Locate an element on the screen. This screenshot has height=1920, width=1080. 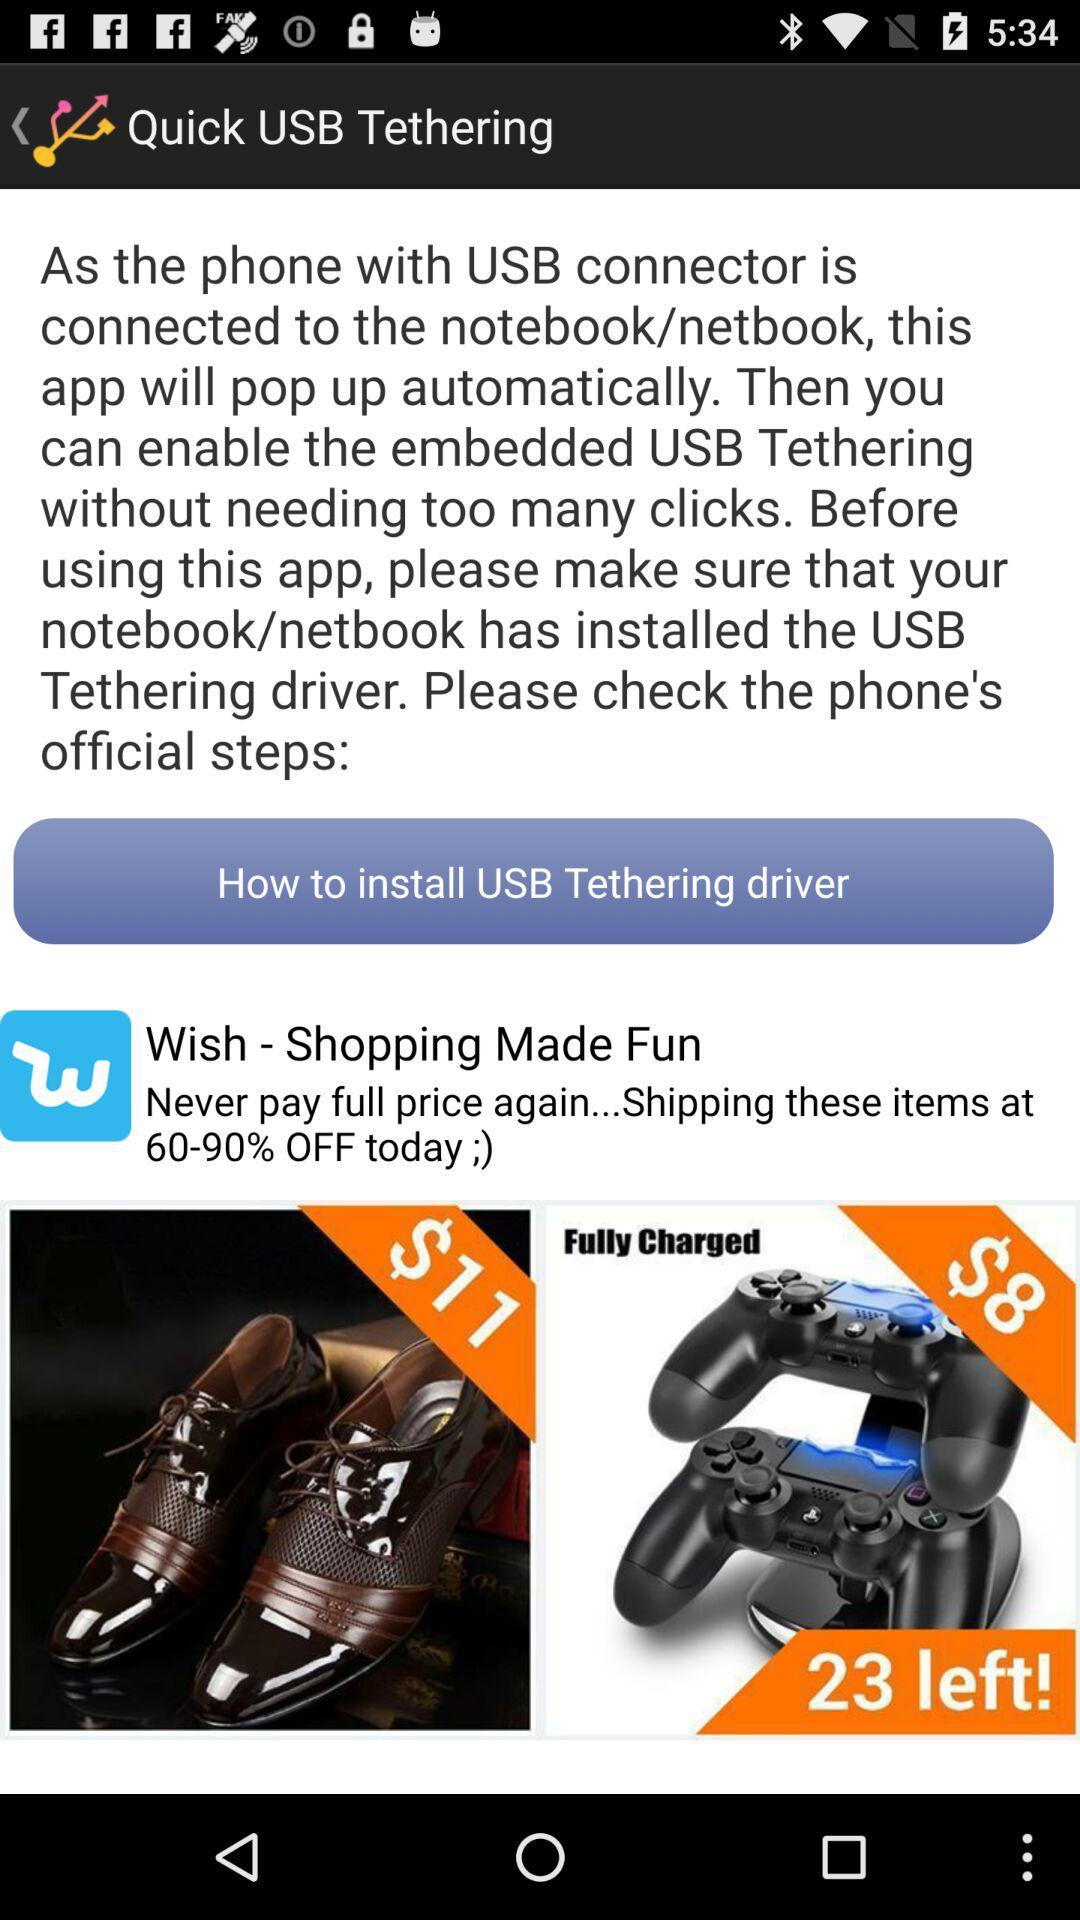
icon below as the phone icon is located at coordinates (532, 880).